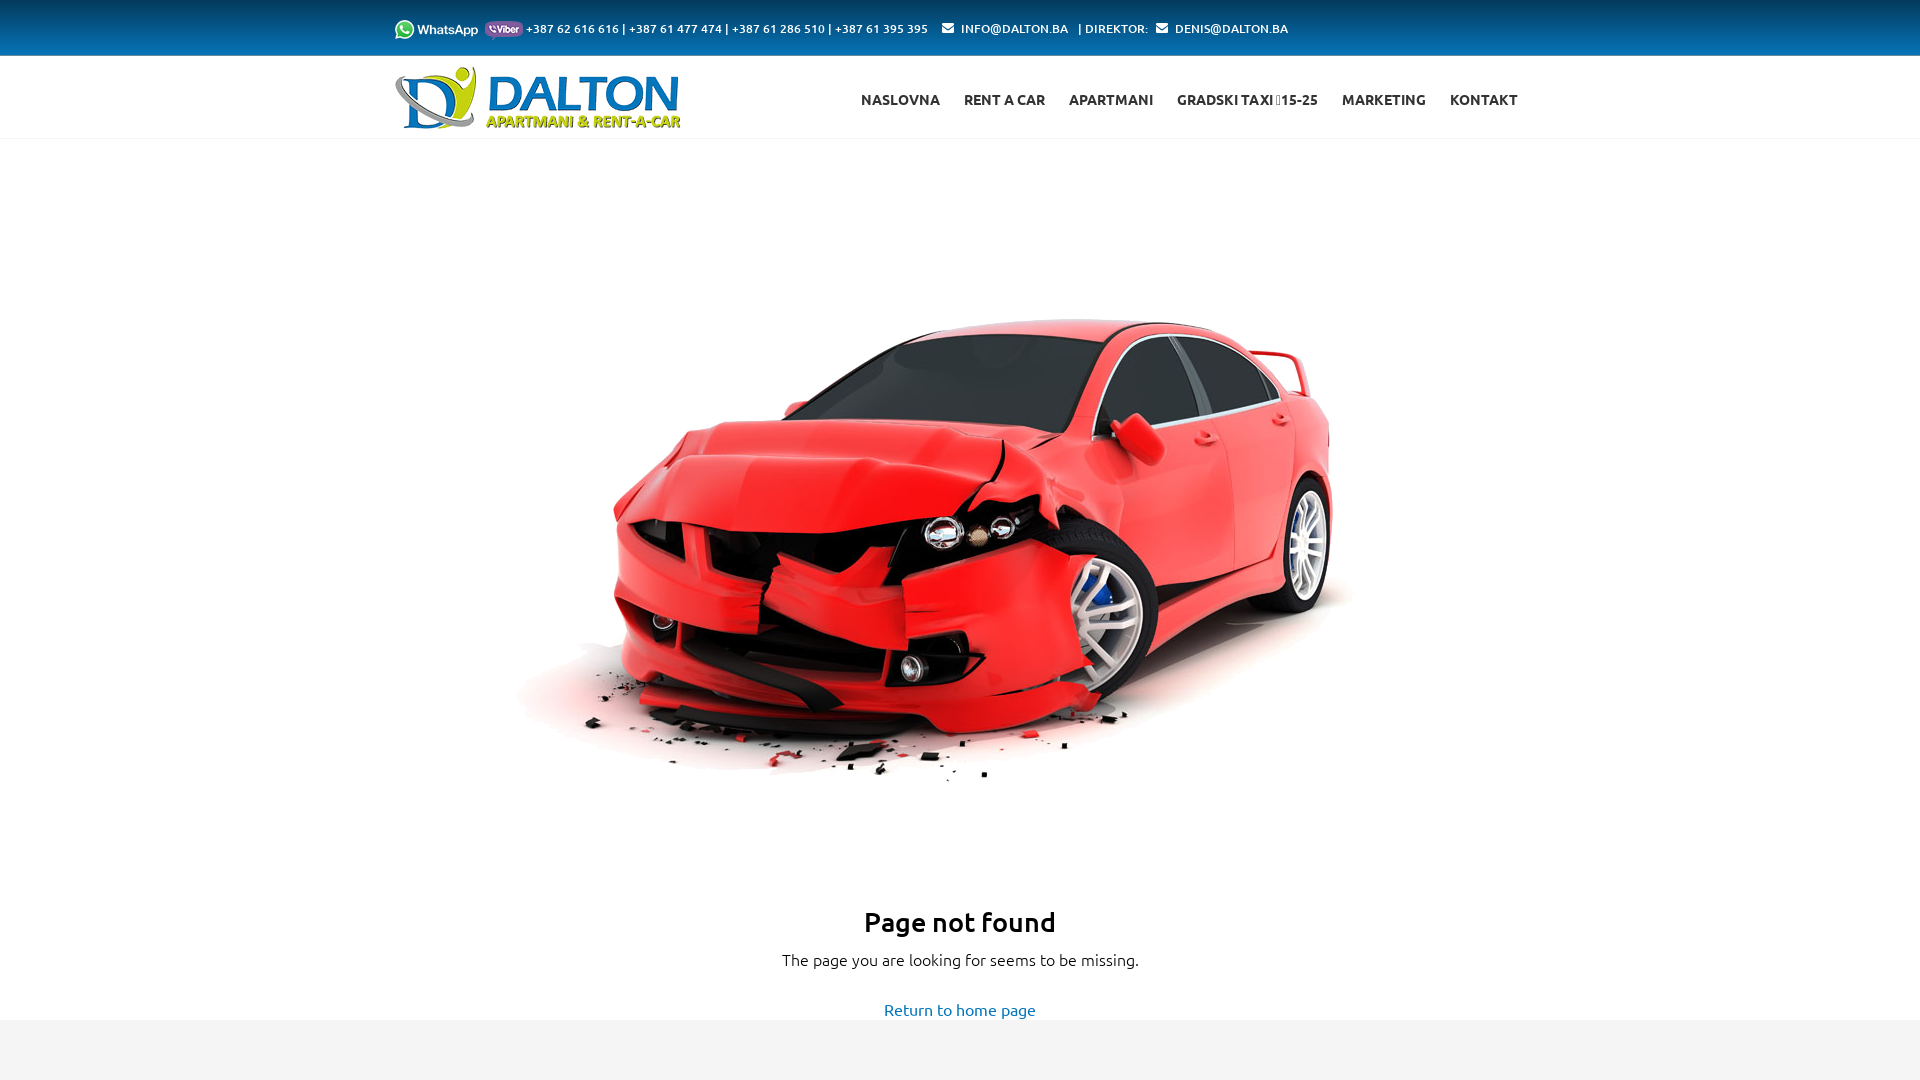 This screenshot has width=1920, height=1080. What do you see at coordinates (1014, 28) in the screenshot?
I see `'INFO@DALTON.BA'` at bounding box center [1014, 28].